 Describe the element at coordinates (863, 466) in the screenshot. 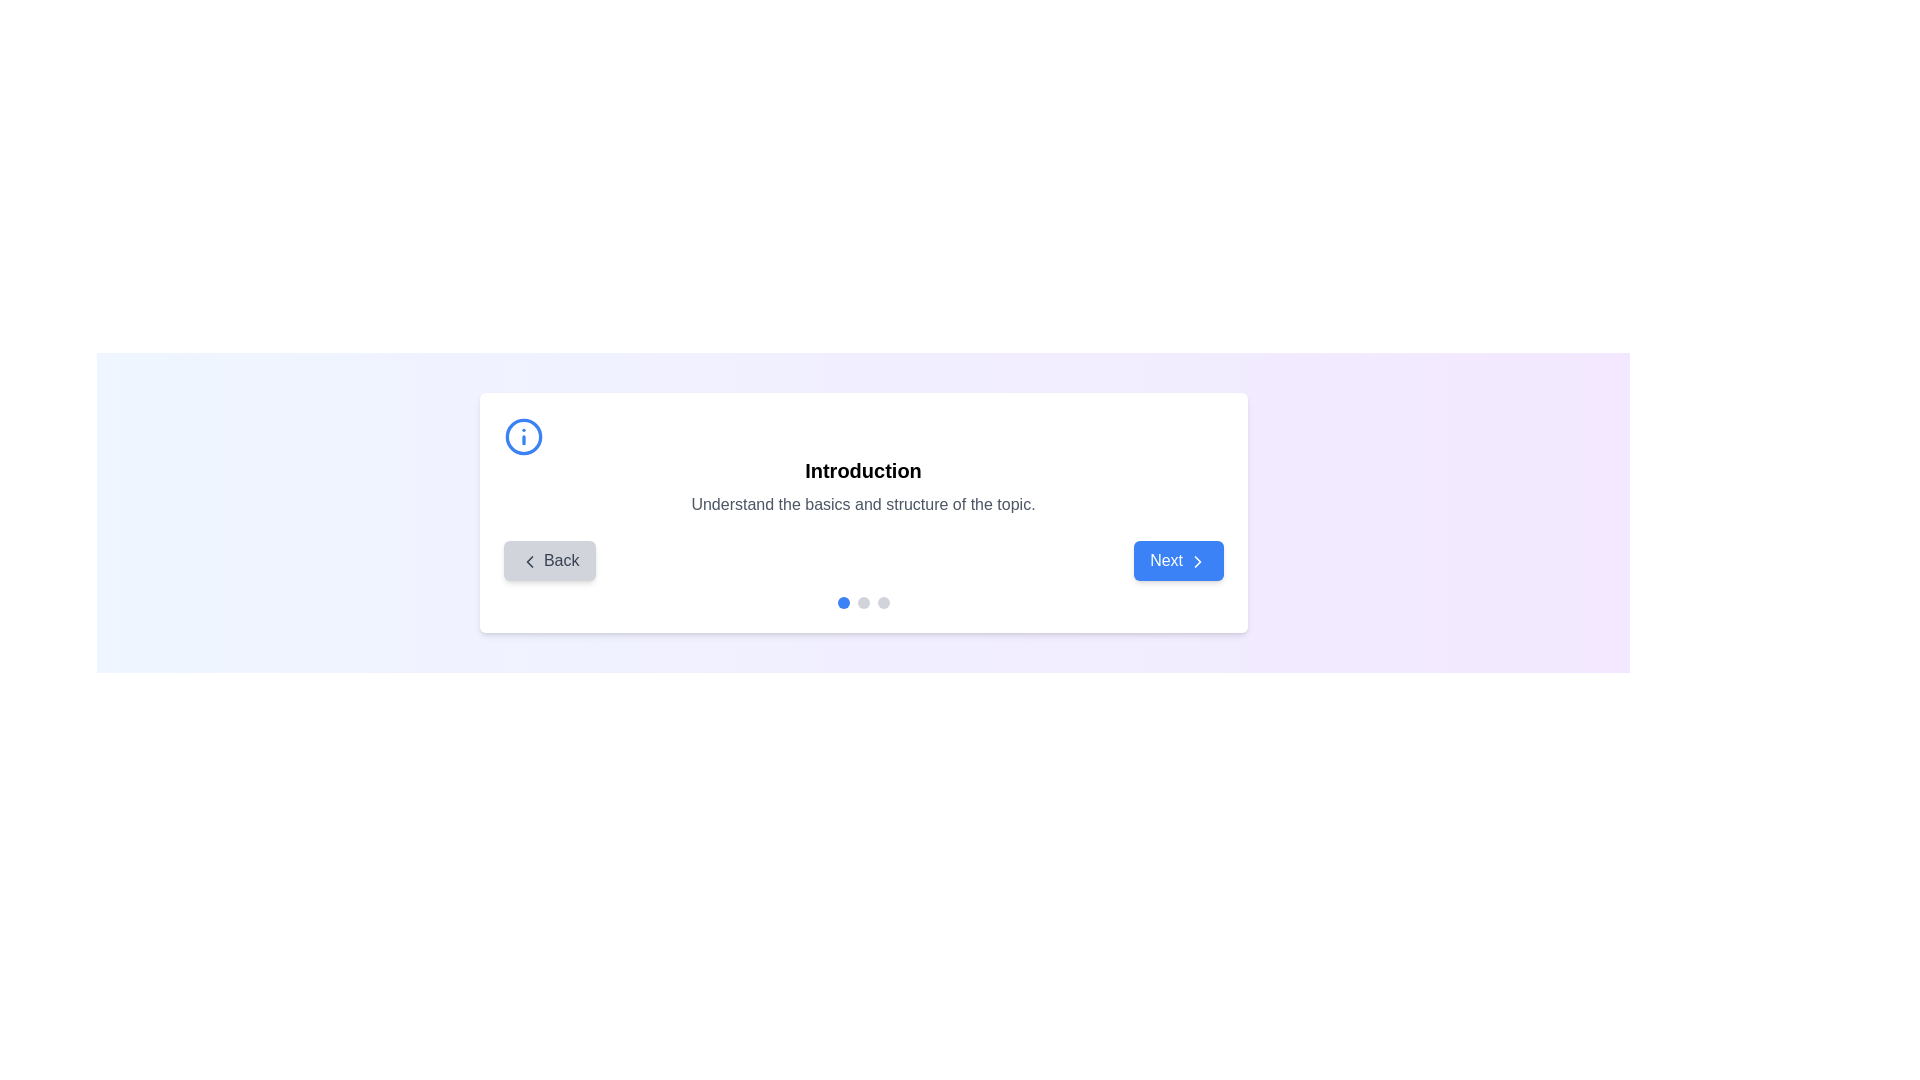

I see `the Text block element titled 'Introduction' which contains the description 'Understand the basics and structure of the topic.'` at that location.